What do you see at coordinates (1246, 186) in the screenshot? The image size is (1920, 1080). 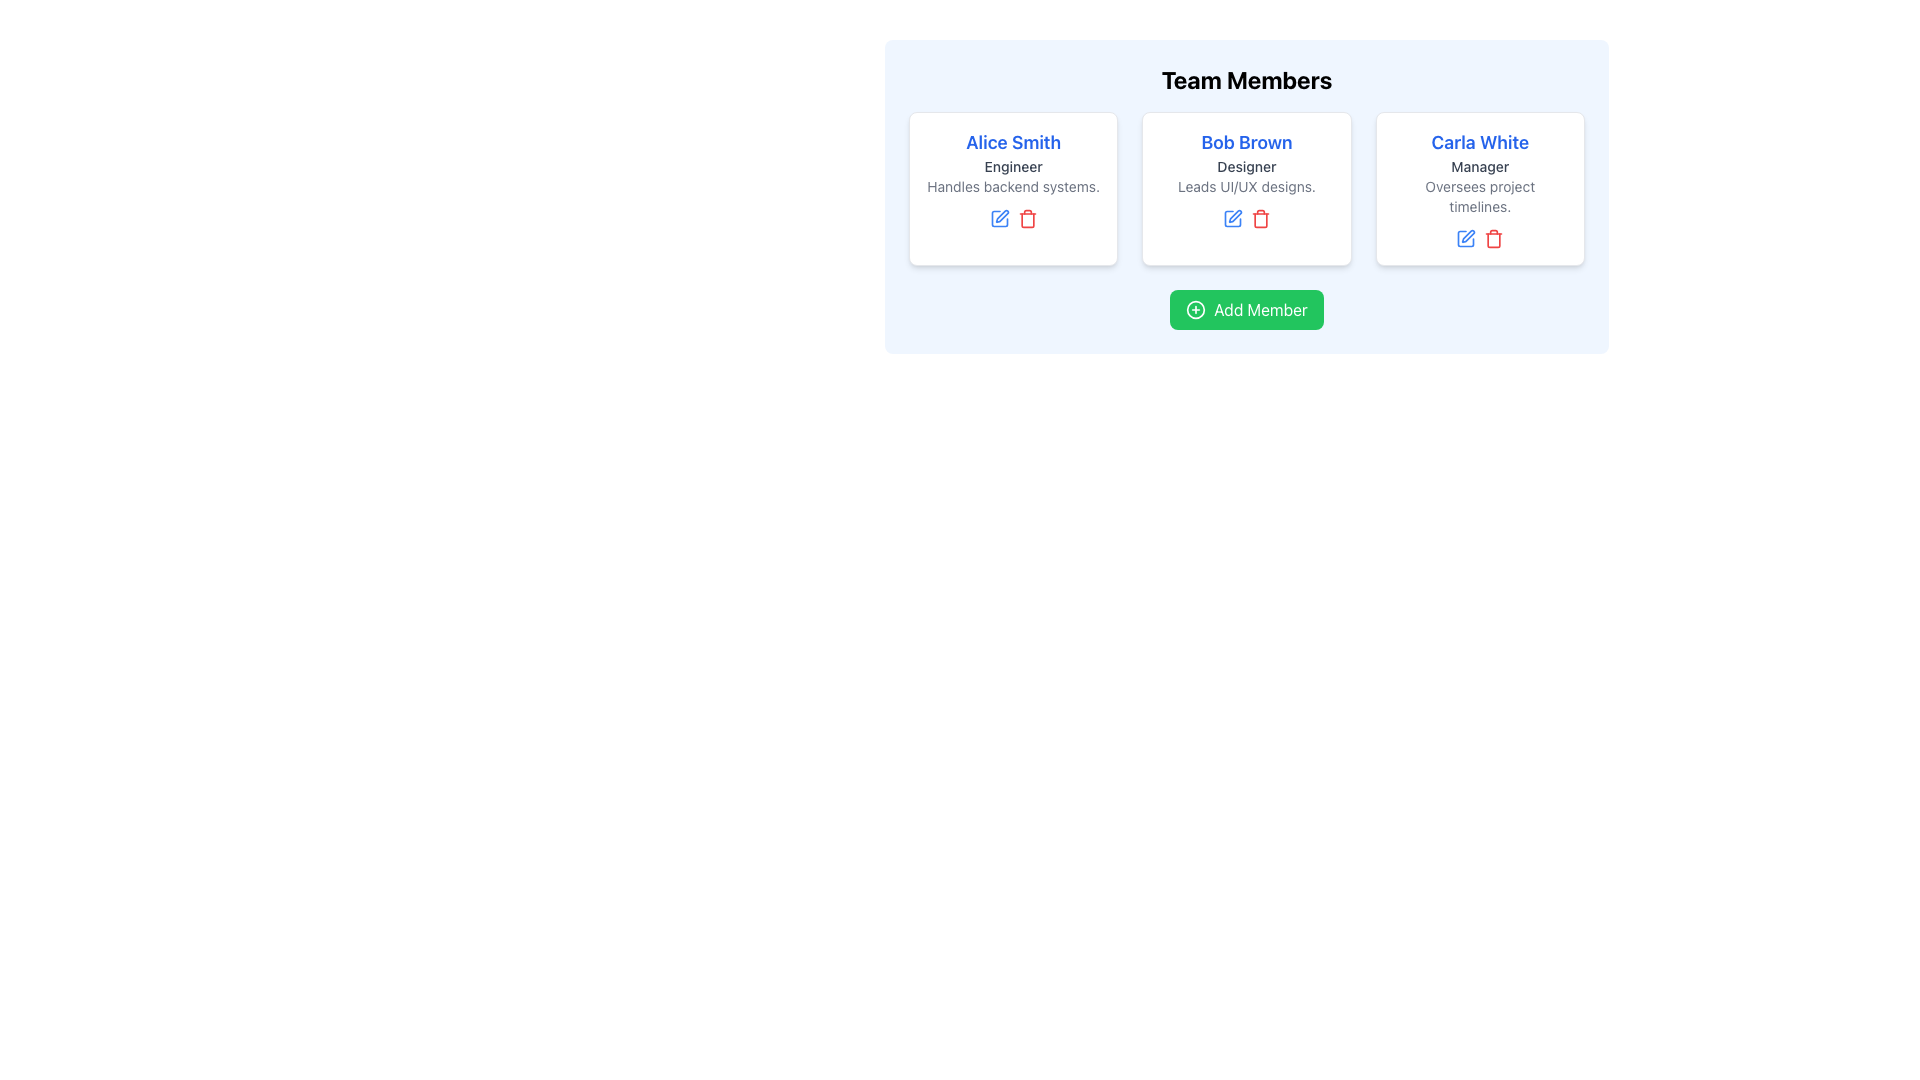 I see `the text label providing a brief description of the responsibilities of Bob Brown, located in the central card of a three-card layout` at bounding box center [1246, 186].